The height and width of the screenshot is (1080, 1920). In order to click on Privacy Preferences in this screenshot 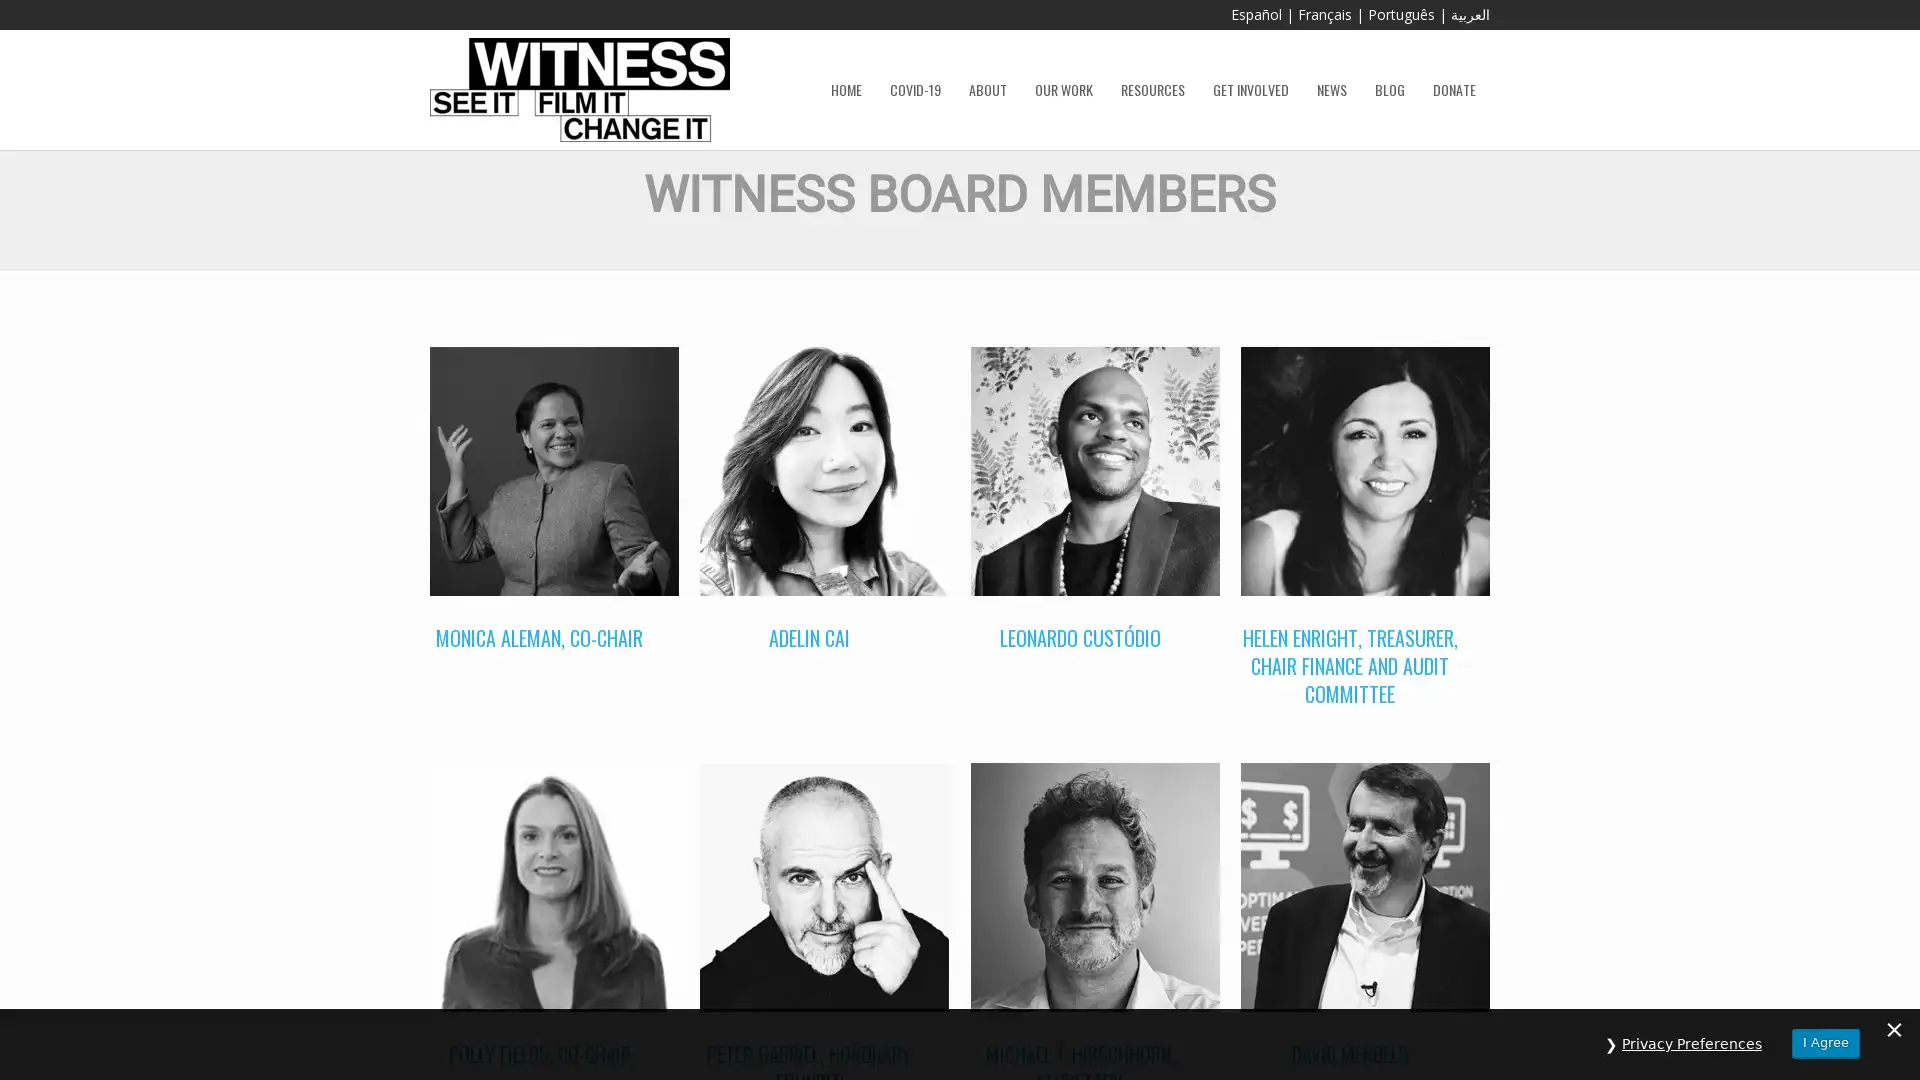, I will do `click(1691, 1043)`.